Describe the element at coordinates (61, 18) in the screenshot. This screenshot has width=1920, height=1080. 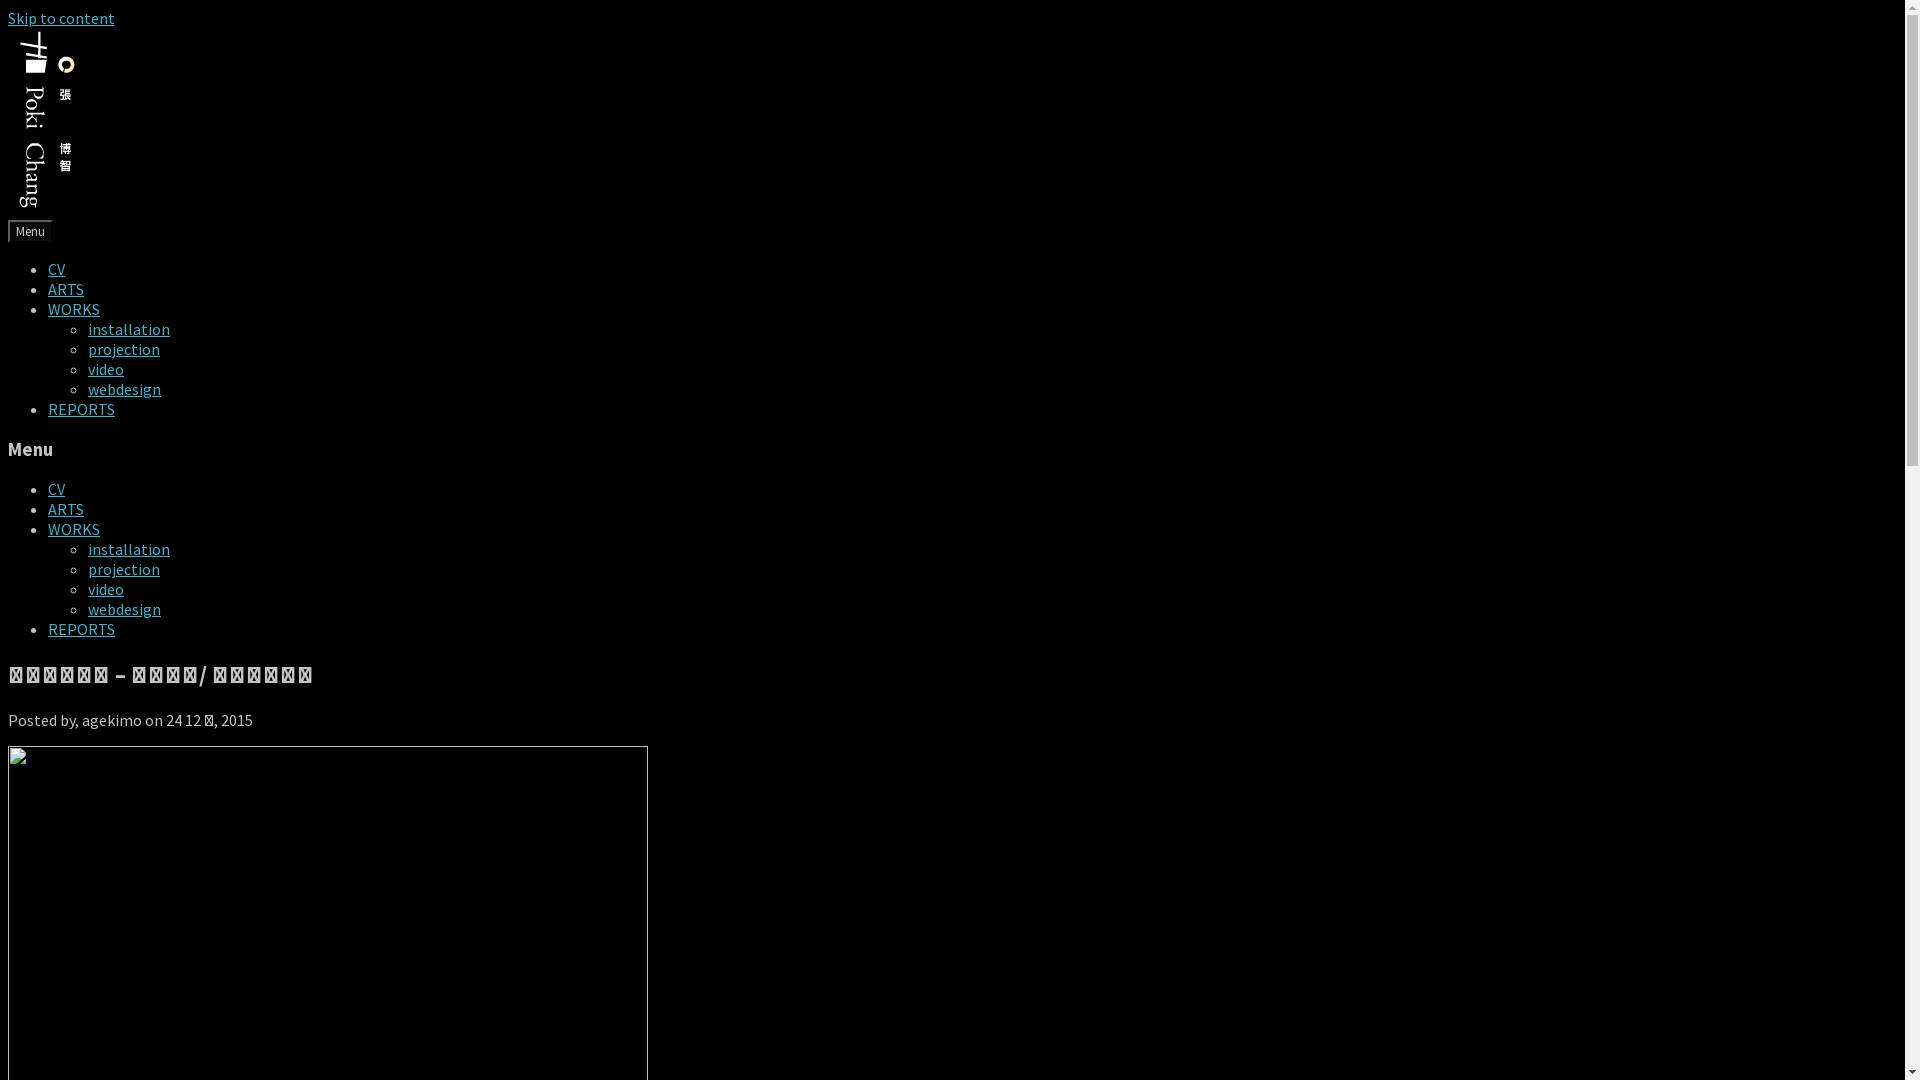
I see `'Skip to content'` at that location.